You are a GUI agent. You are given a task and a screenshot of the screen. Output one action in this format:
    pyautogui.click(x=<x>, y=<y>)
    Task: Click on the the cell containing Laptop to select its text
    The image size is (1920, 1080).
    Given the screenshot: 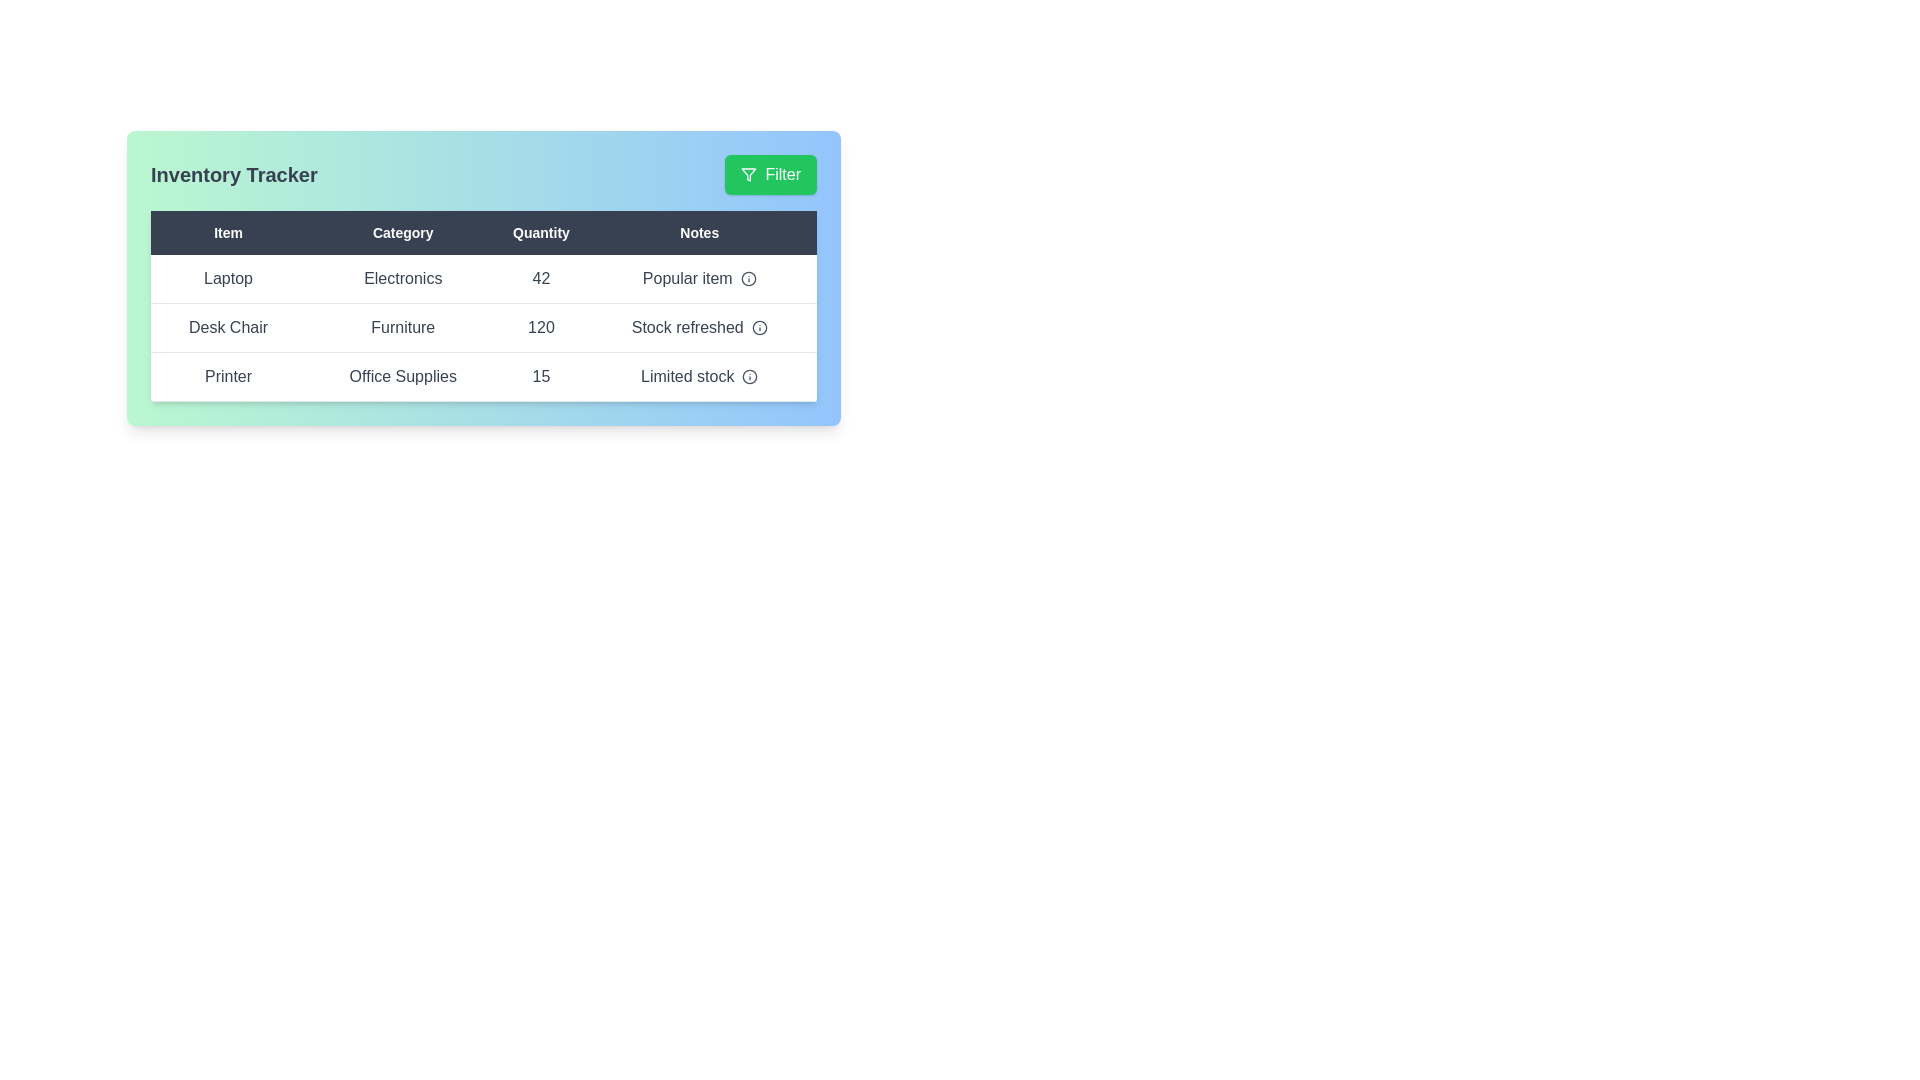 What is the action you would take?
    pyautogui.click(x=228, y=279)
    